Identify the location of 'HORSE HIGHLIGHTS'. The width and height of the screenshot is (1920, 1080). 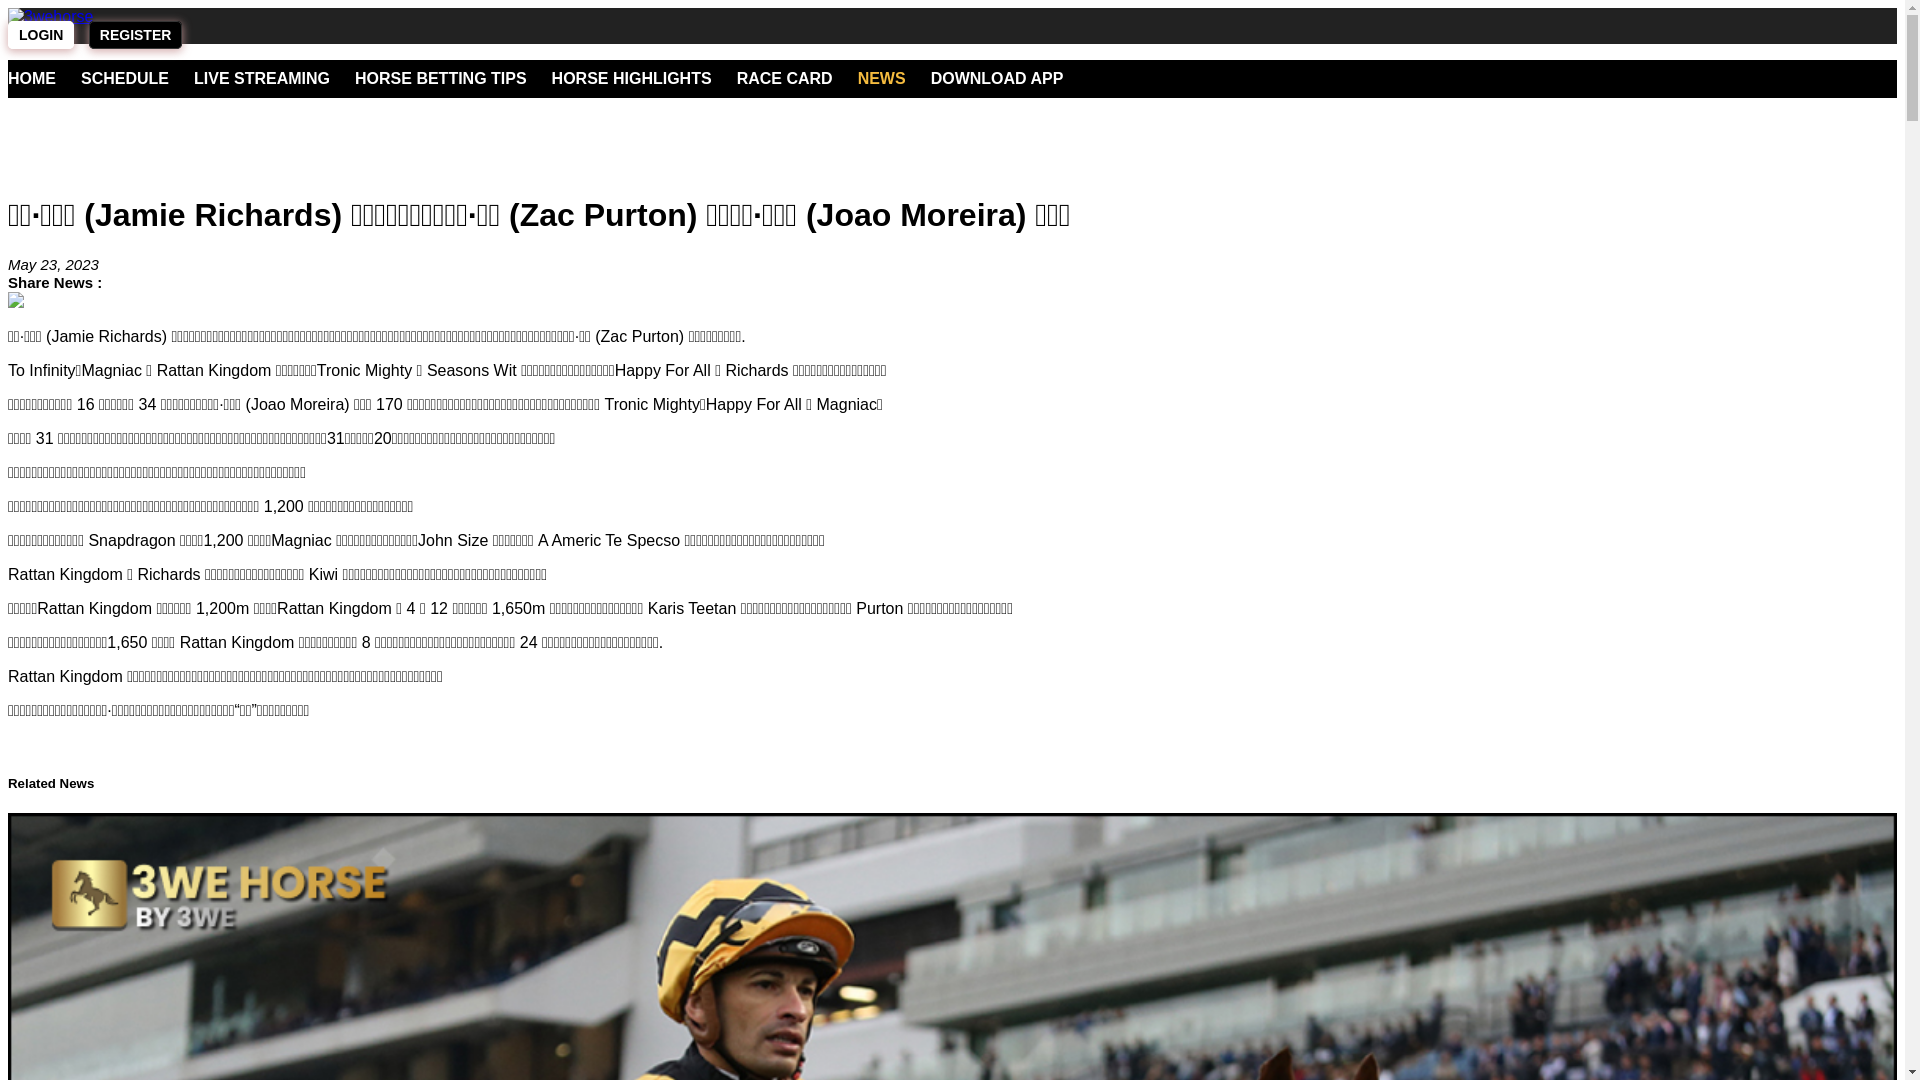
(552, 77).